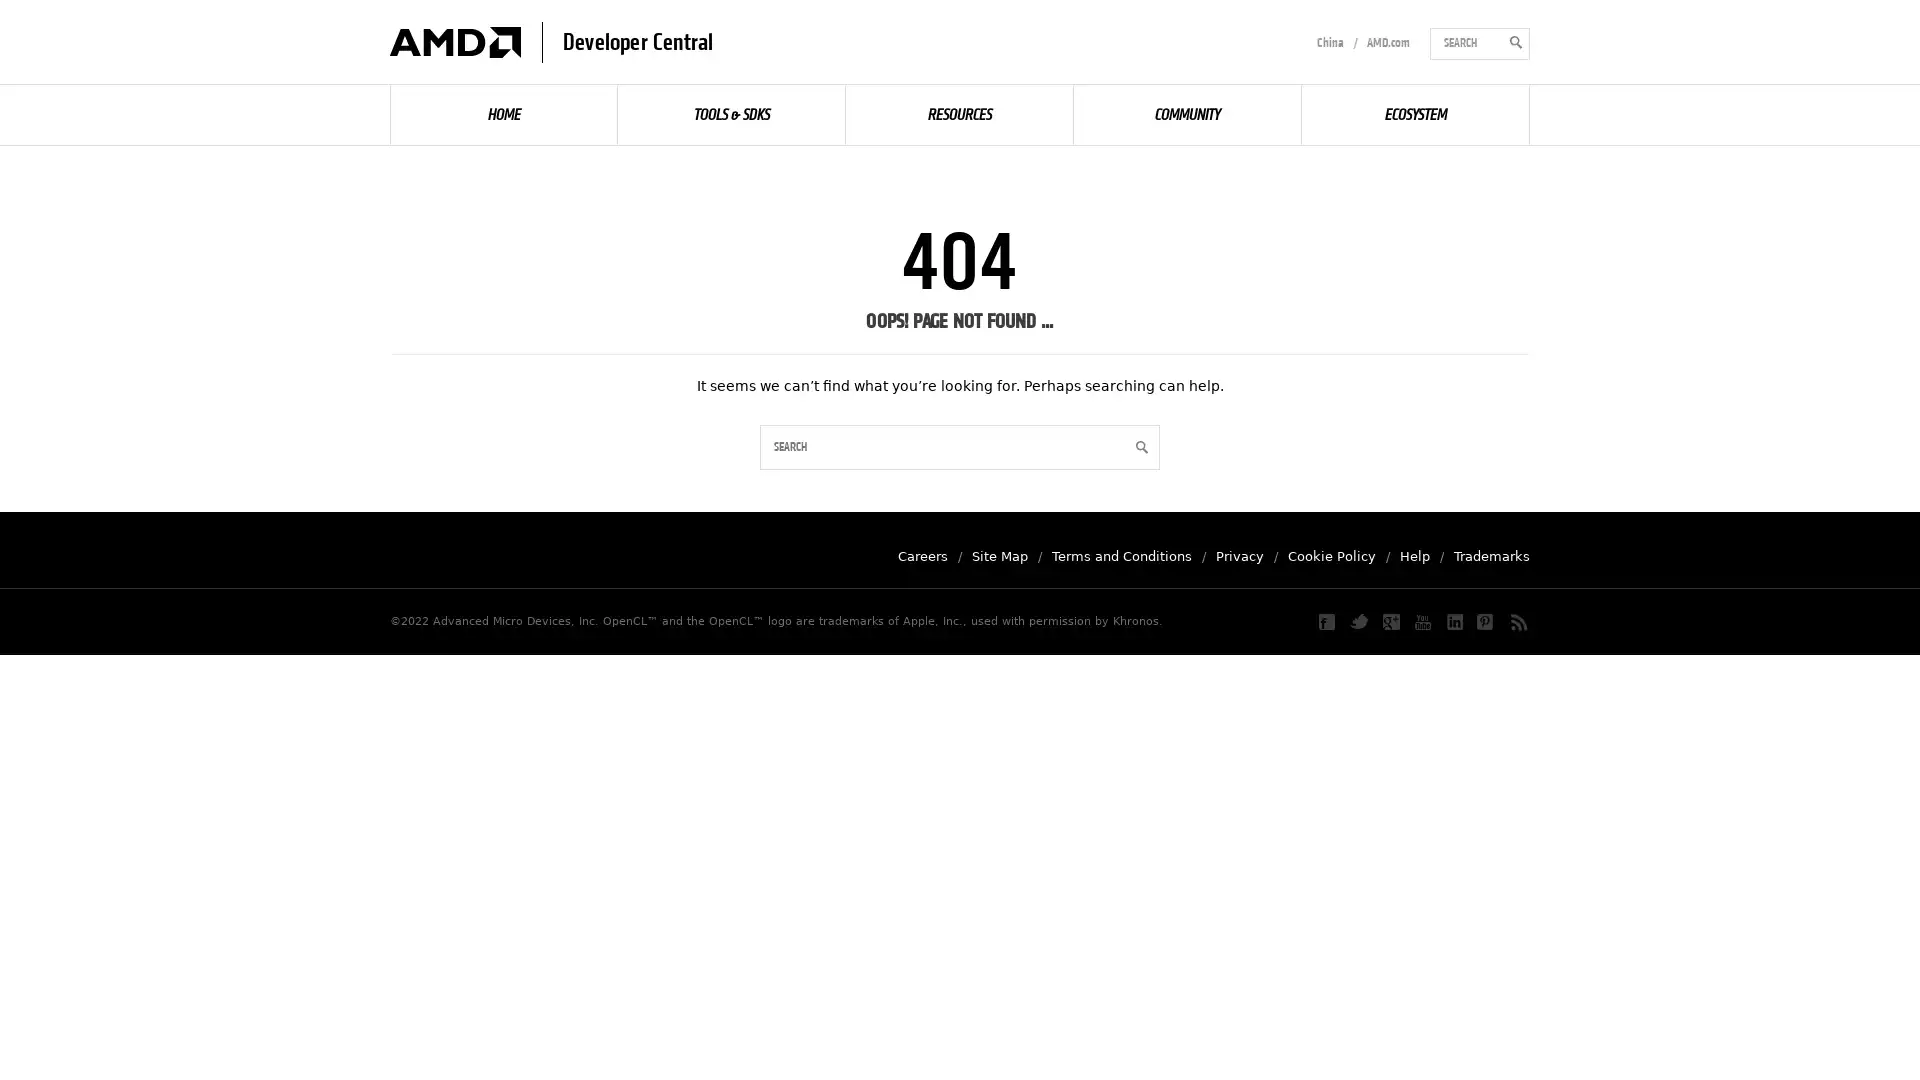  Describe the element at coordinates (1138, 445) in the screenshot. I see `Search` at that location.